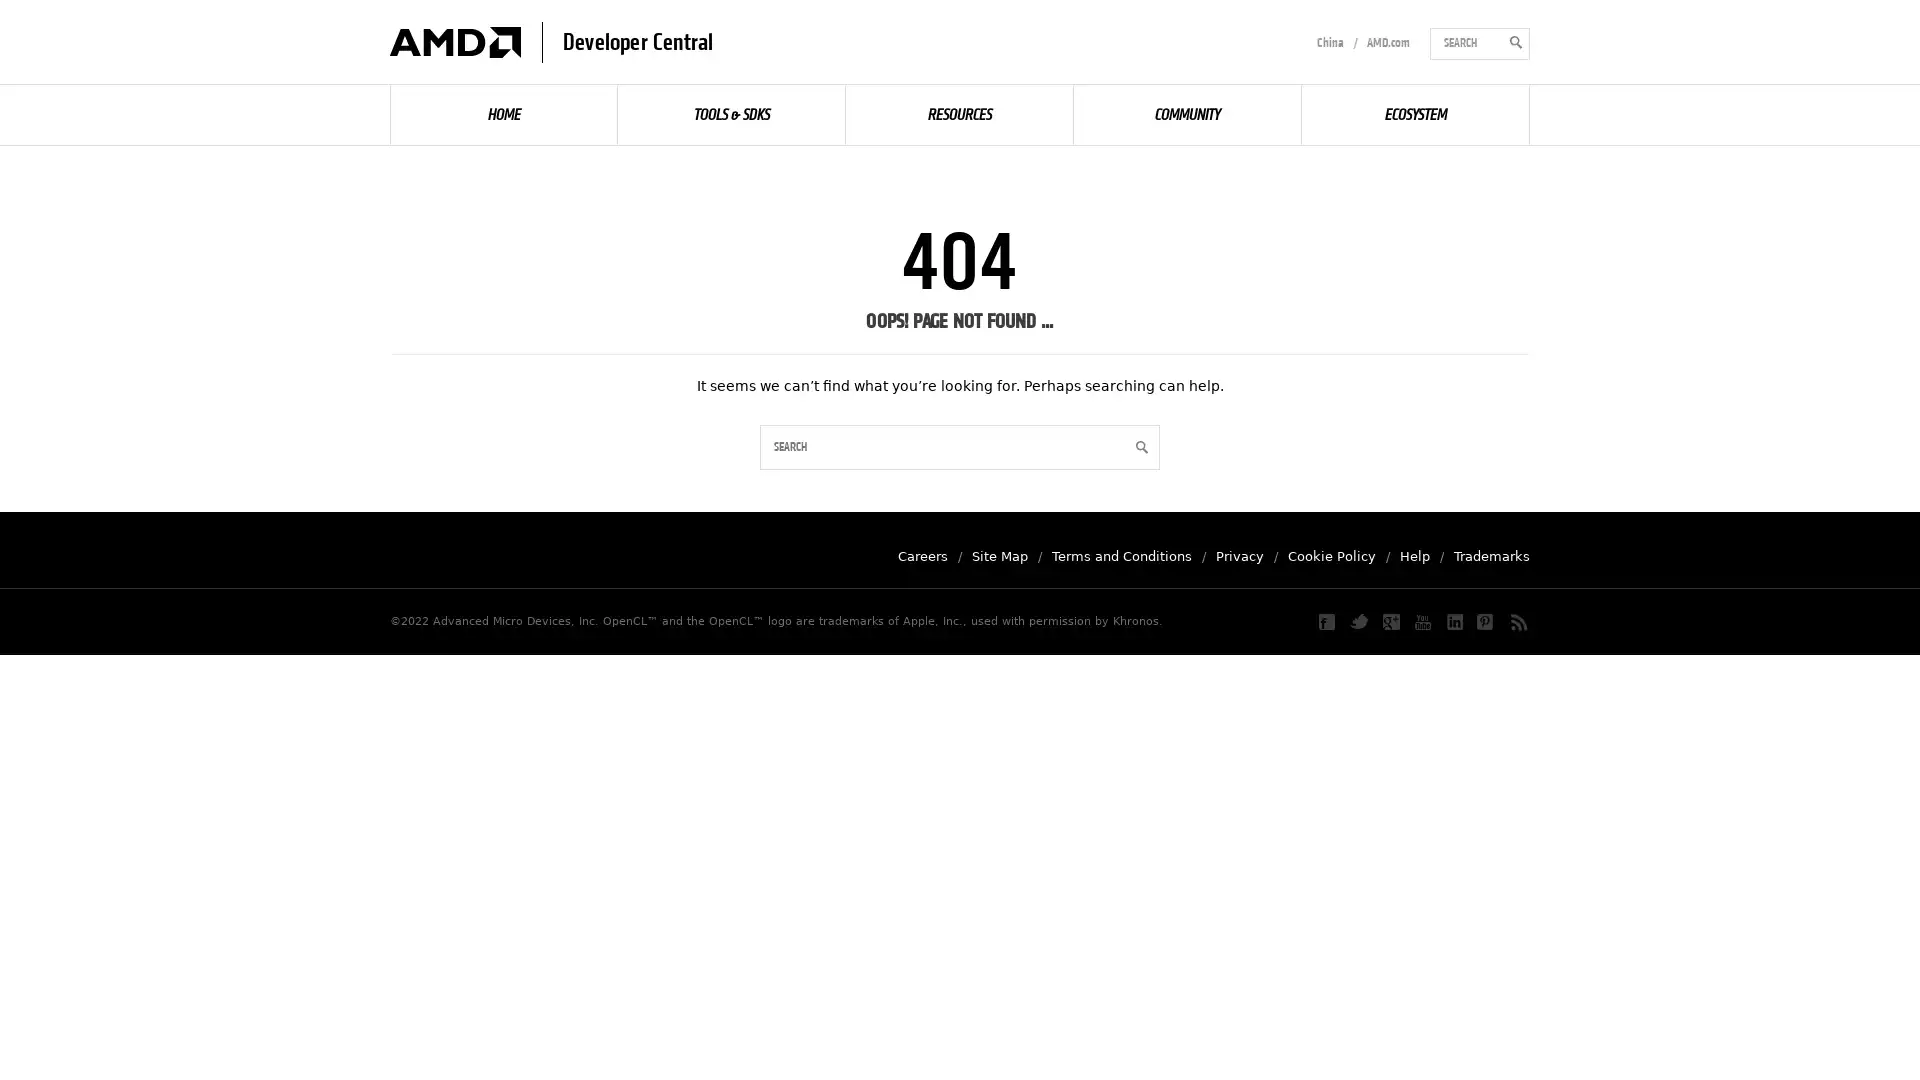  Describe the element at coordinates (1138, 445) in the screenshot. I see `Search` at that location.